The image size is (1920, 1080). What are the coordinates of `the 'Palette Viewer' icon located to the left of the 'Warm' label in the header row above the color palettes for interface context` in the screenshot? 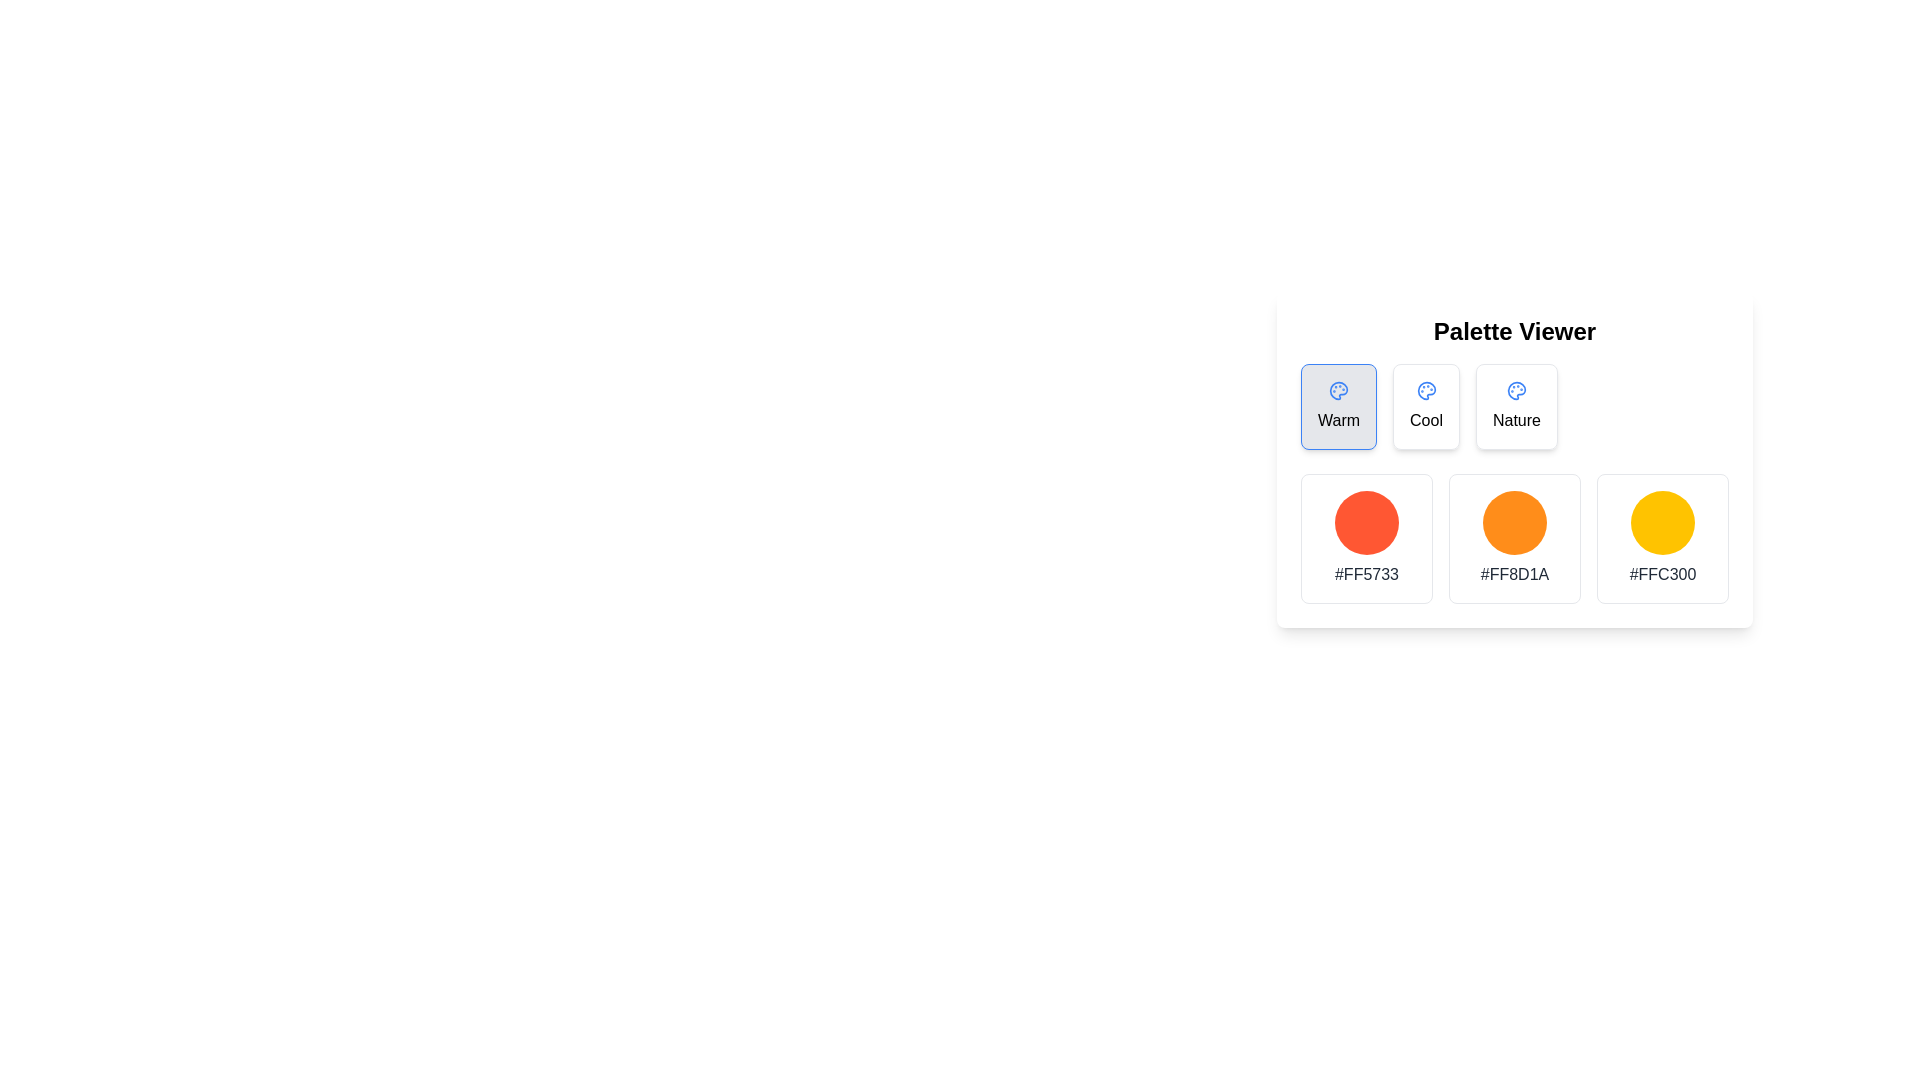 It's located at (1339, 390).